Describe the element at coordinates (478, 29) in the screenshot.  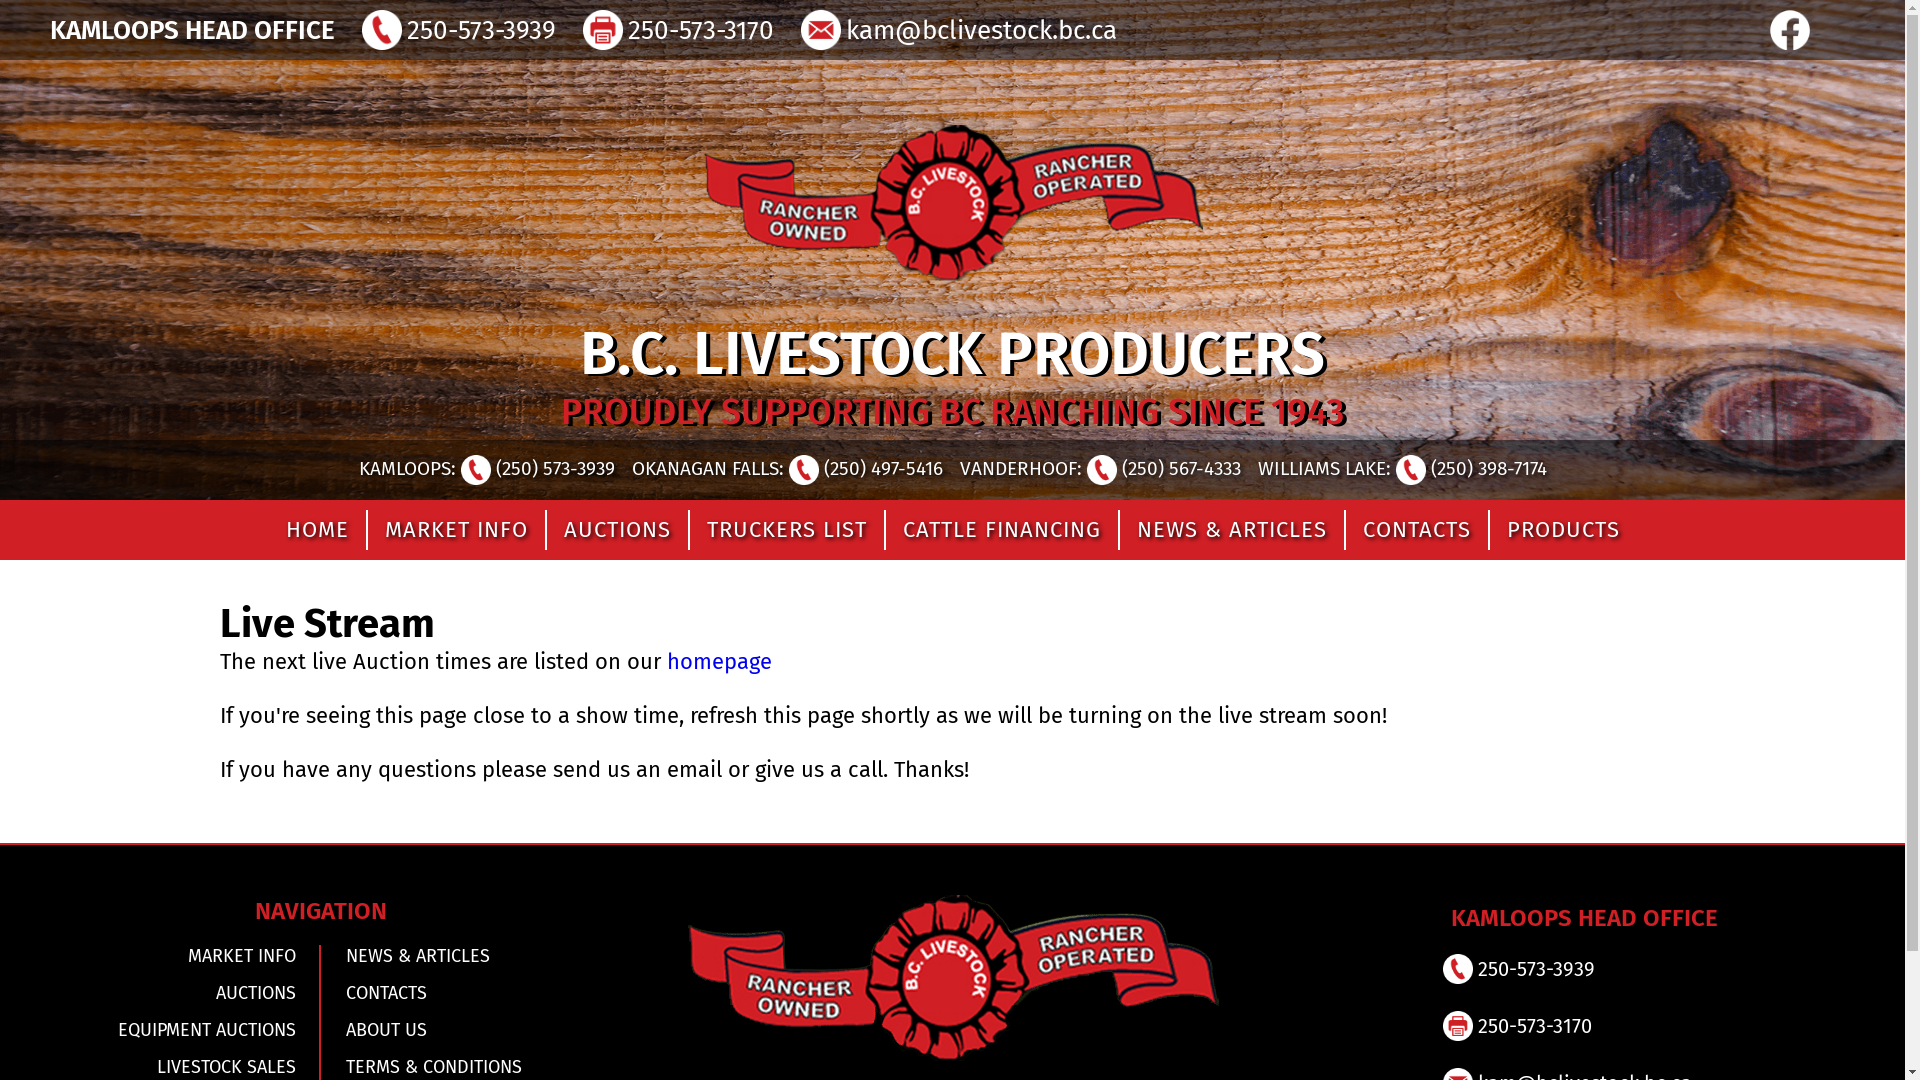
I see `'250-573-3939'` at that location.